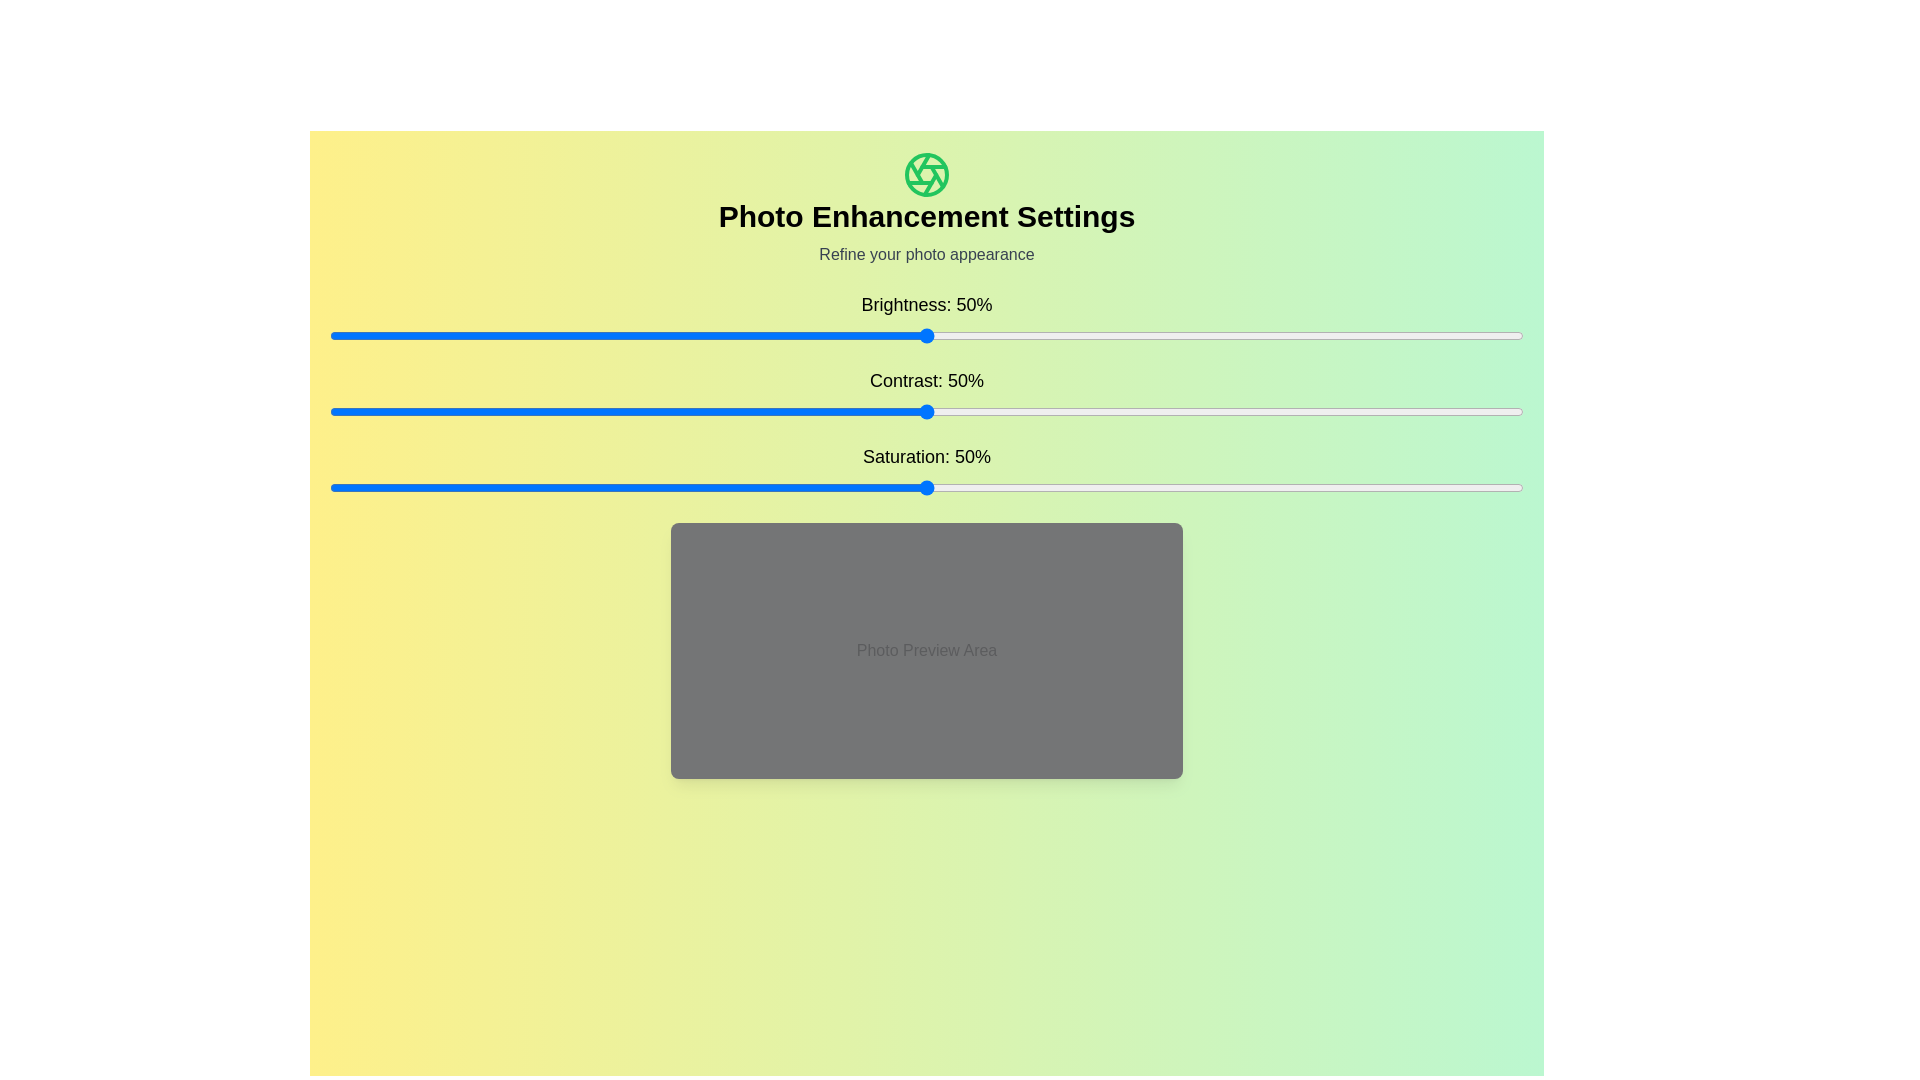 The height and width of the screenshot is (1080, 1920). I want to click on the saturation slider to 64%, so click(1093, 488).